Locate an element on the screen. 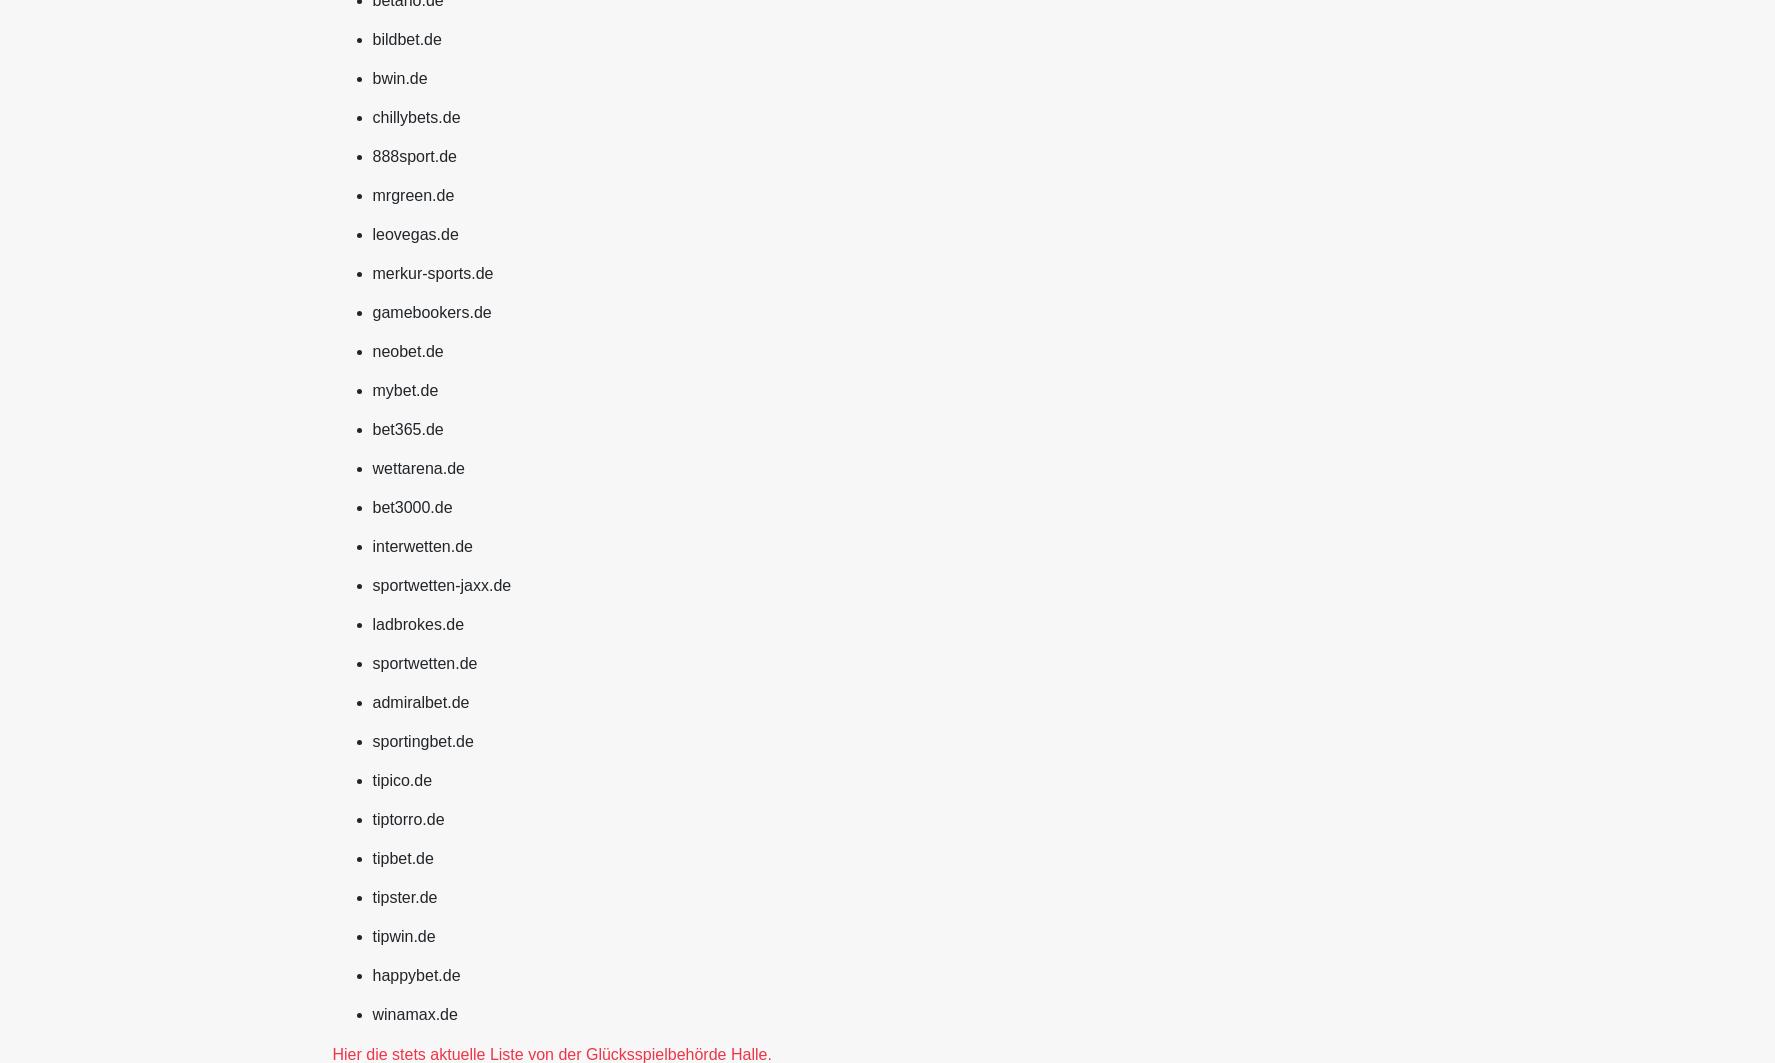  'bildbet.de' is located at coordinates (406, 38).